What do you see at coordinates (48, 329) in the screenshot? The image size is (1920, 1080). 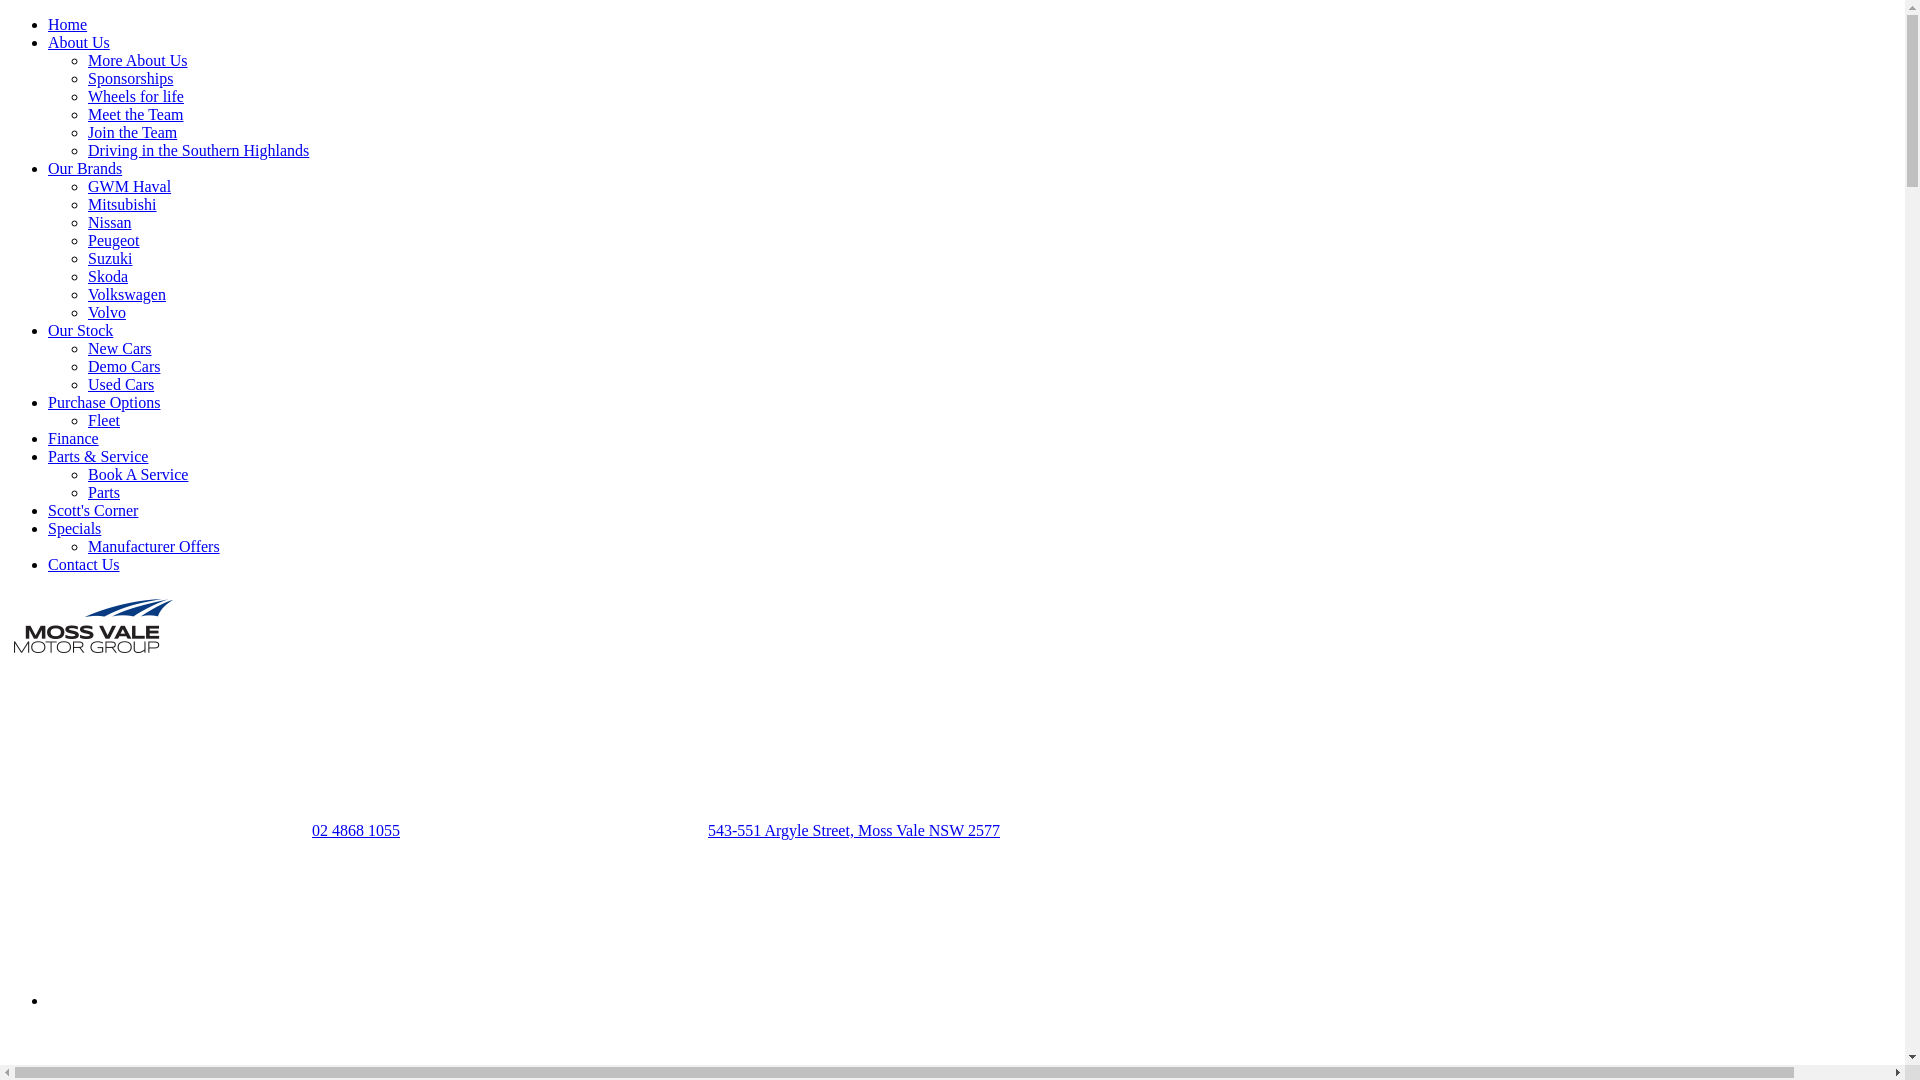 I see `'Our Stock'` at bounding box center [48, 329].